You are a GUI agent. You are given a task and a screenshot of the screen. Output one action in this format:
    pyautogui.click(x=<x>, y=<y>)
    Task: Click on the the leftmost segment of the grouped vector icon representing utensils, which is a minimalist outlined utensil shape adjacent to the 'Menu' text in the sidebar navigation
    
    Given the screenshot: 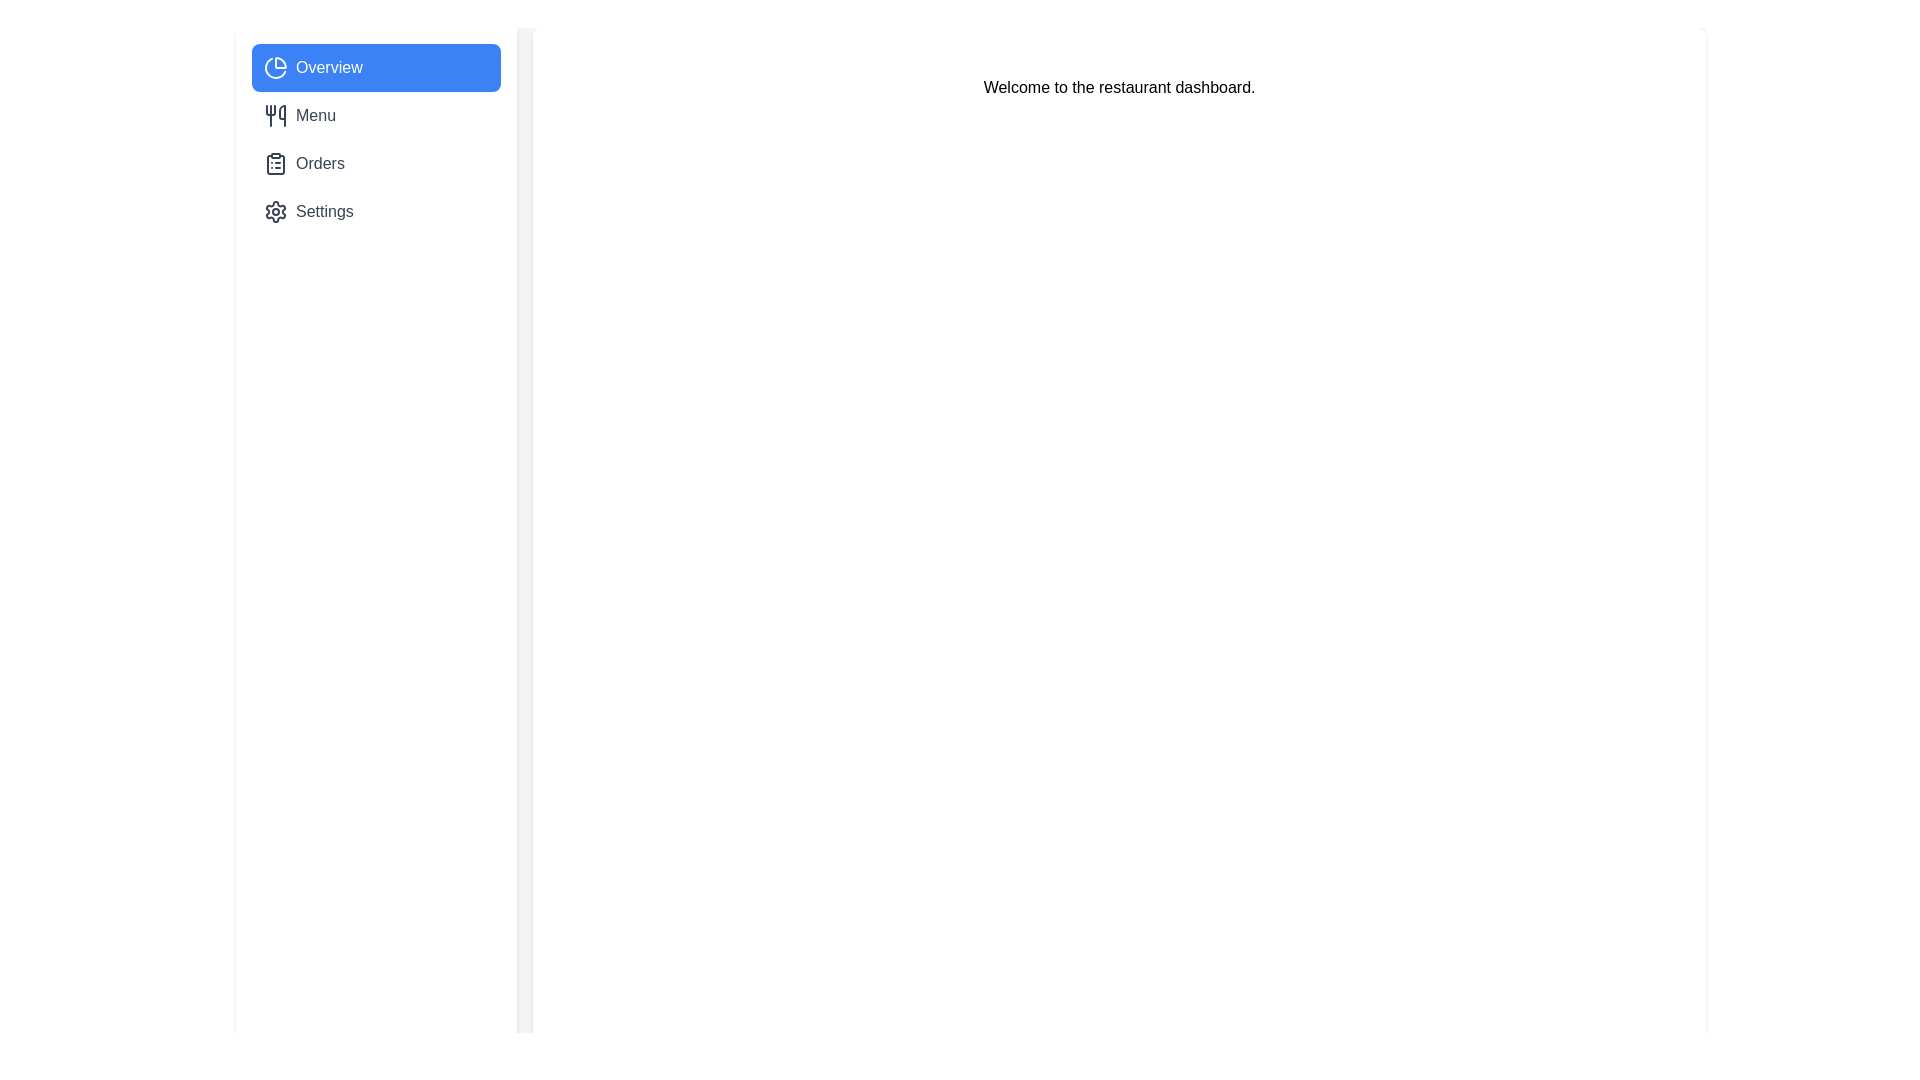 What is the action you would take?
    pyautogui.click(x=269, y=110)
    